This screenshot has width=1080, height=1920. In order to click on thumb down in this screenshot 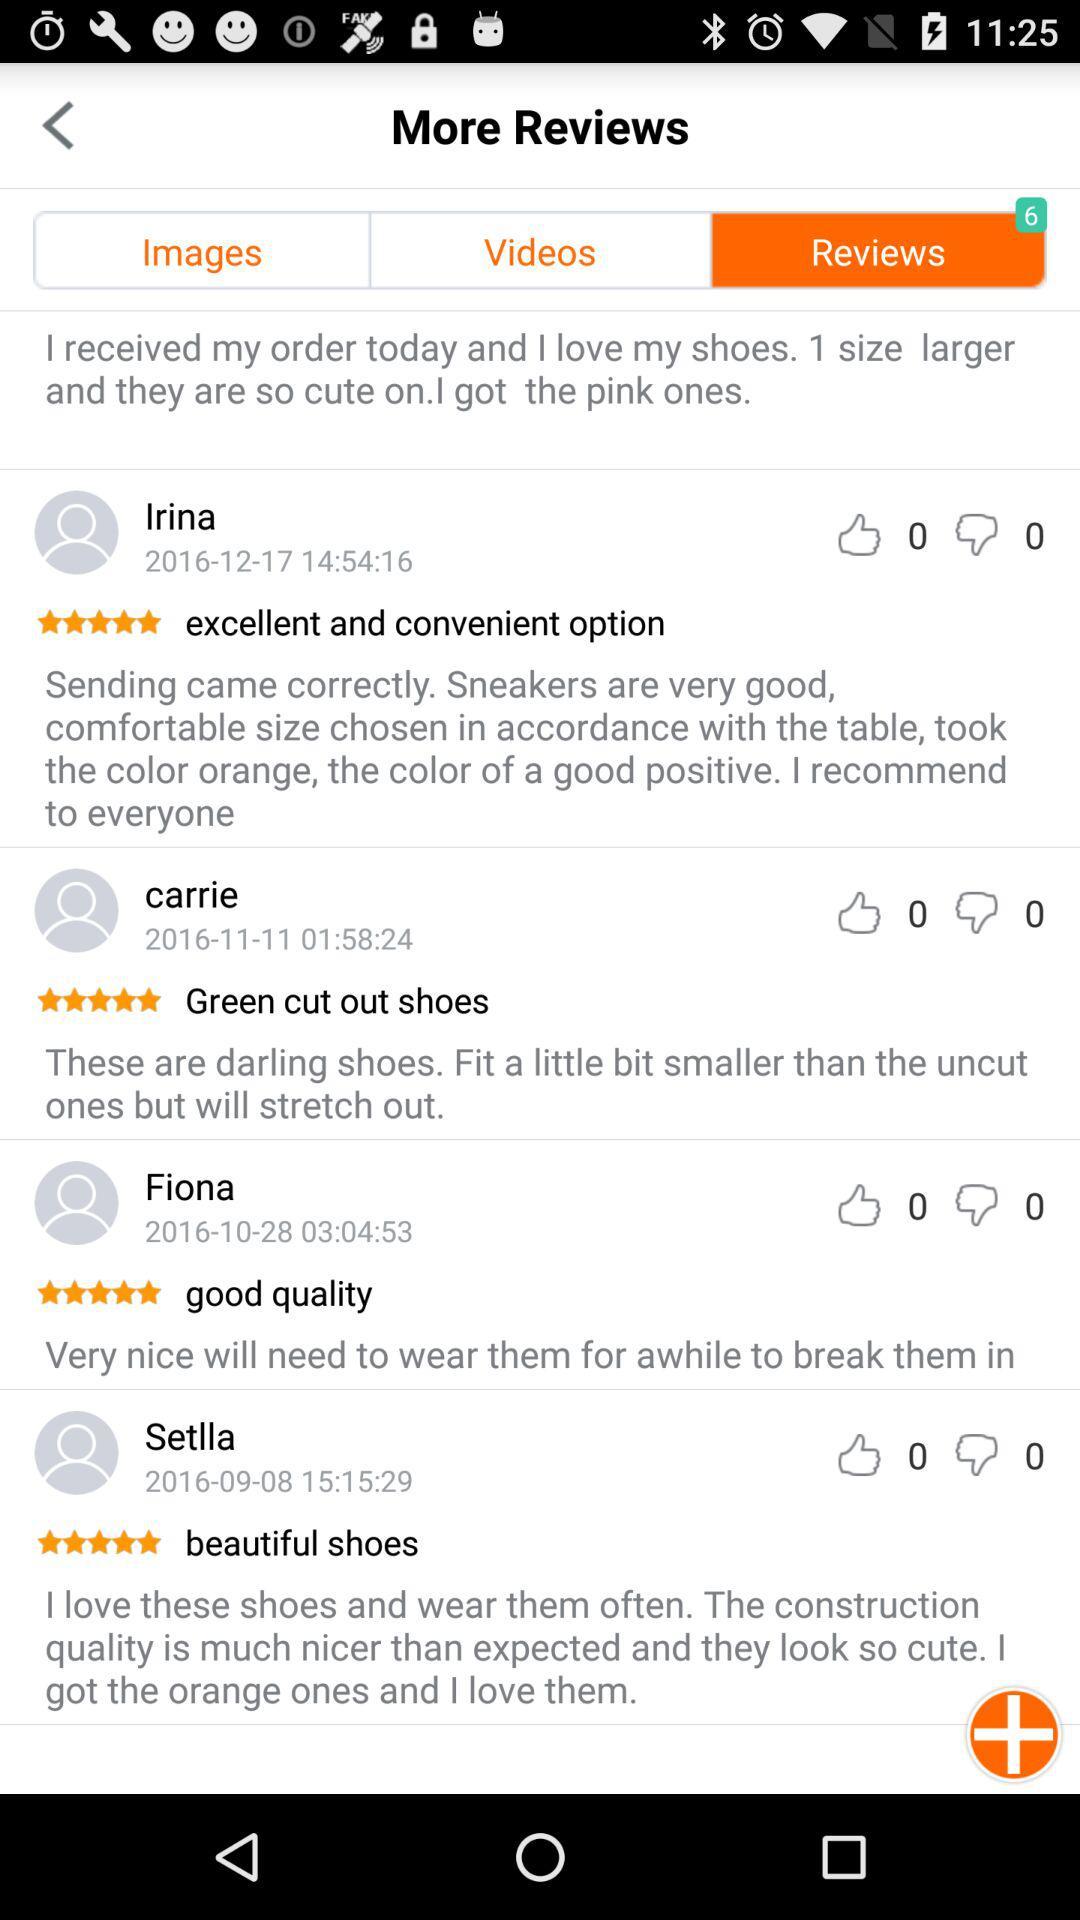, I will do `click(975, 1204)`.